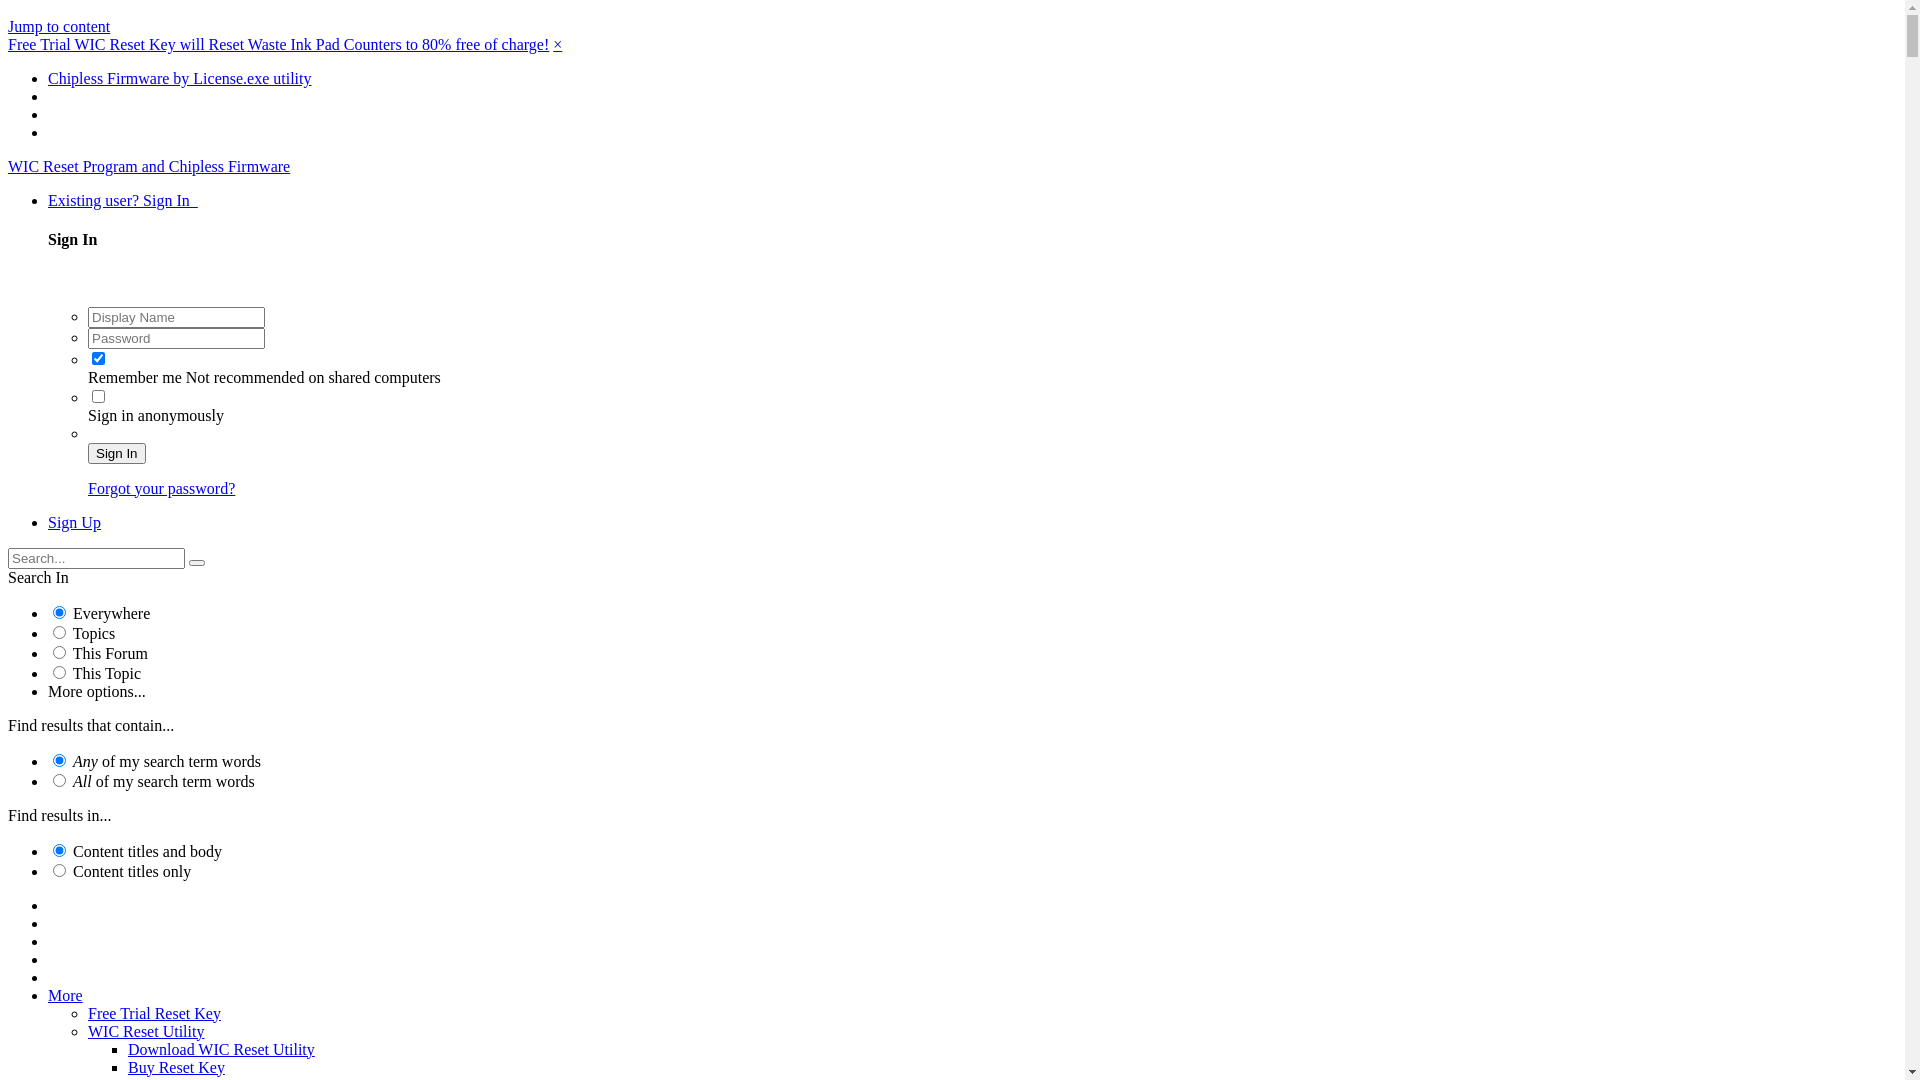 Image resolution: width=1920 pixels, height=1080 pixels. I want to click on 'Chipless Firmware by License.exe utility', so click(180, 77).